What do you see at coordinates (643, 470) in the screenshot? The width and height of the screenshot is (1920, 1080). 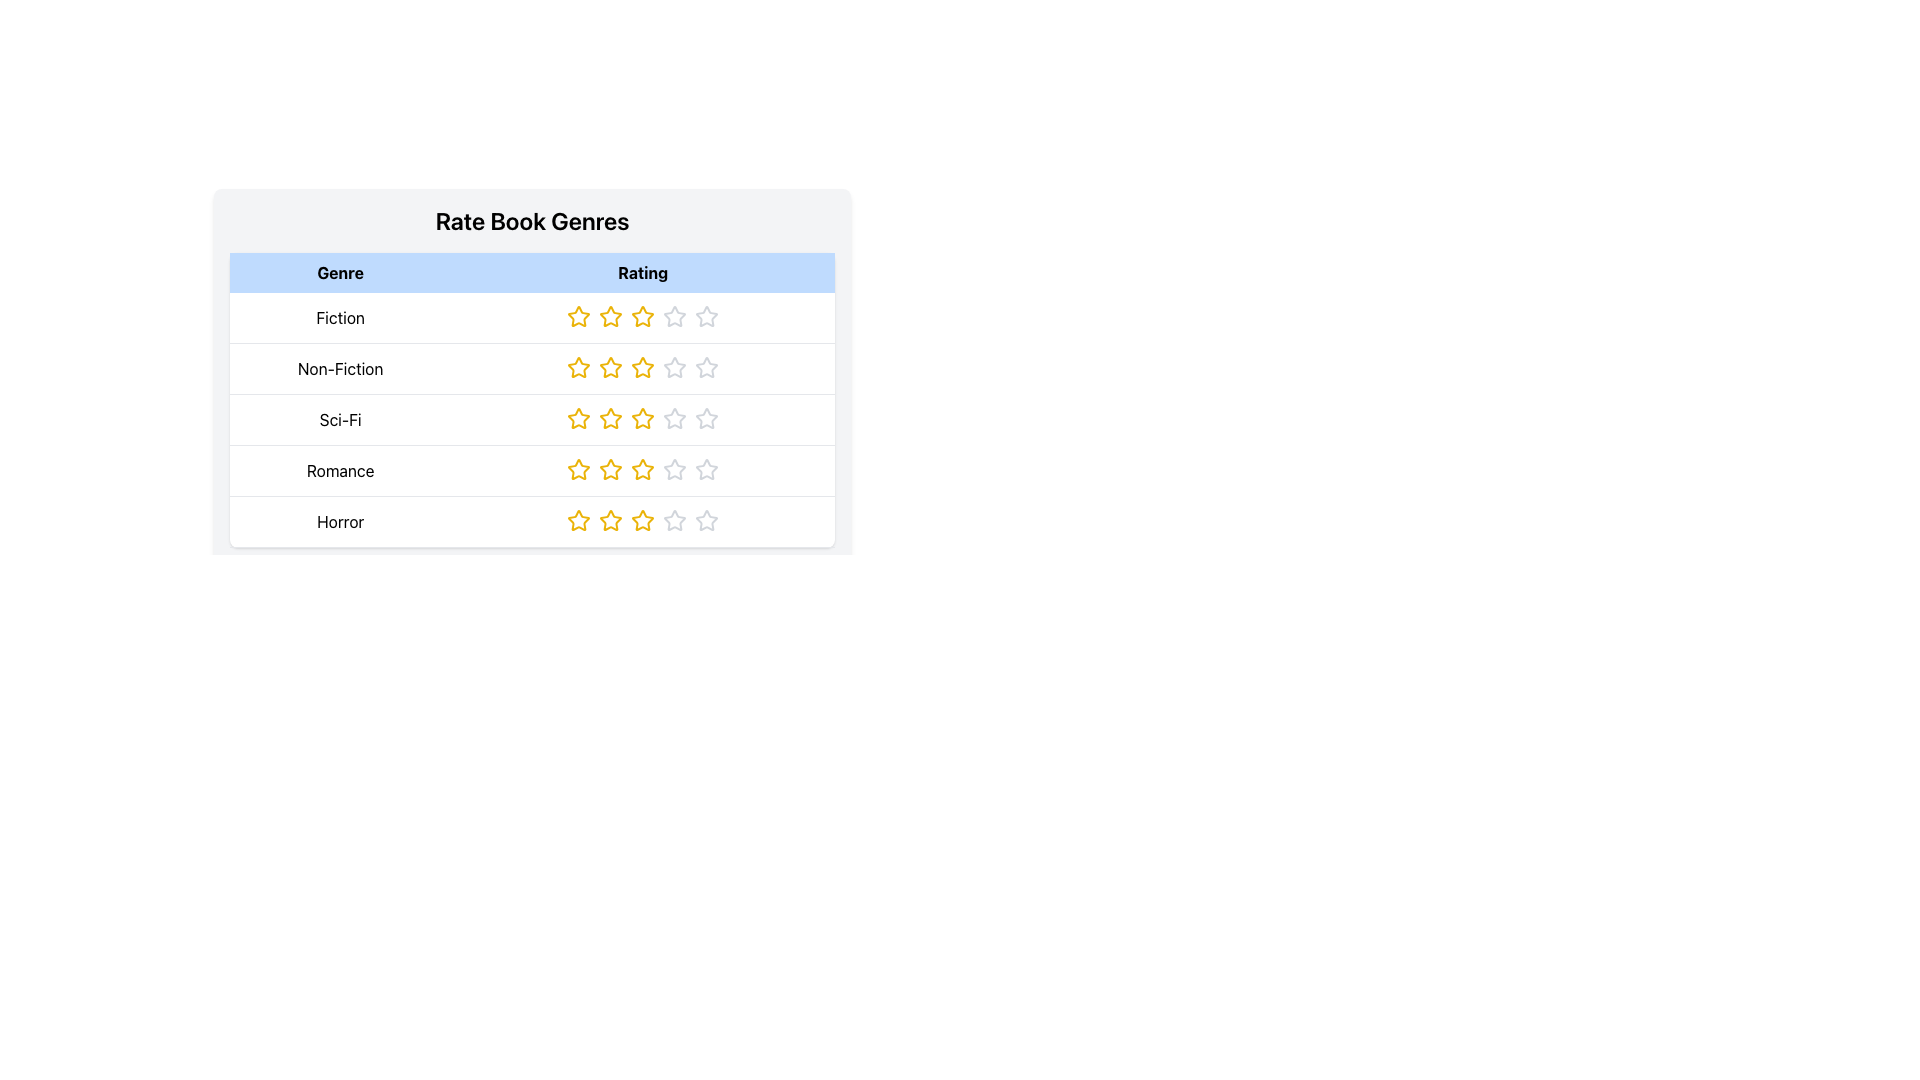 I see `the third star in the rating row for the 'Romance' genre` at bounding box center [643, 470].